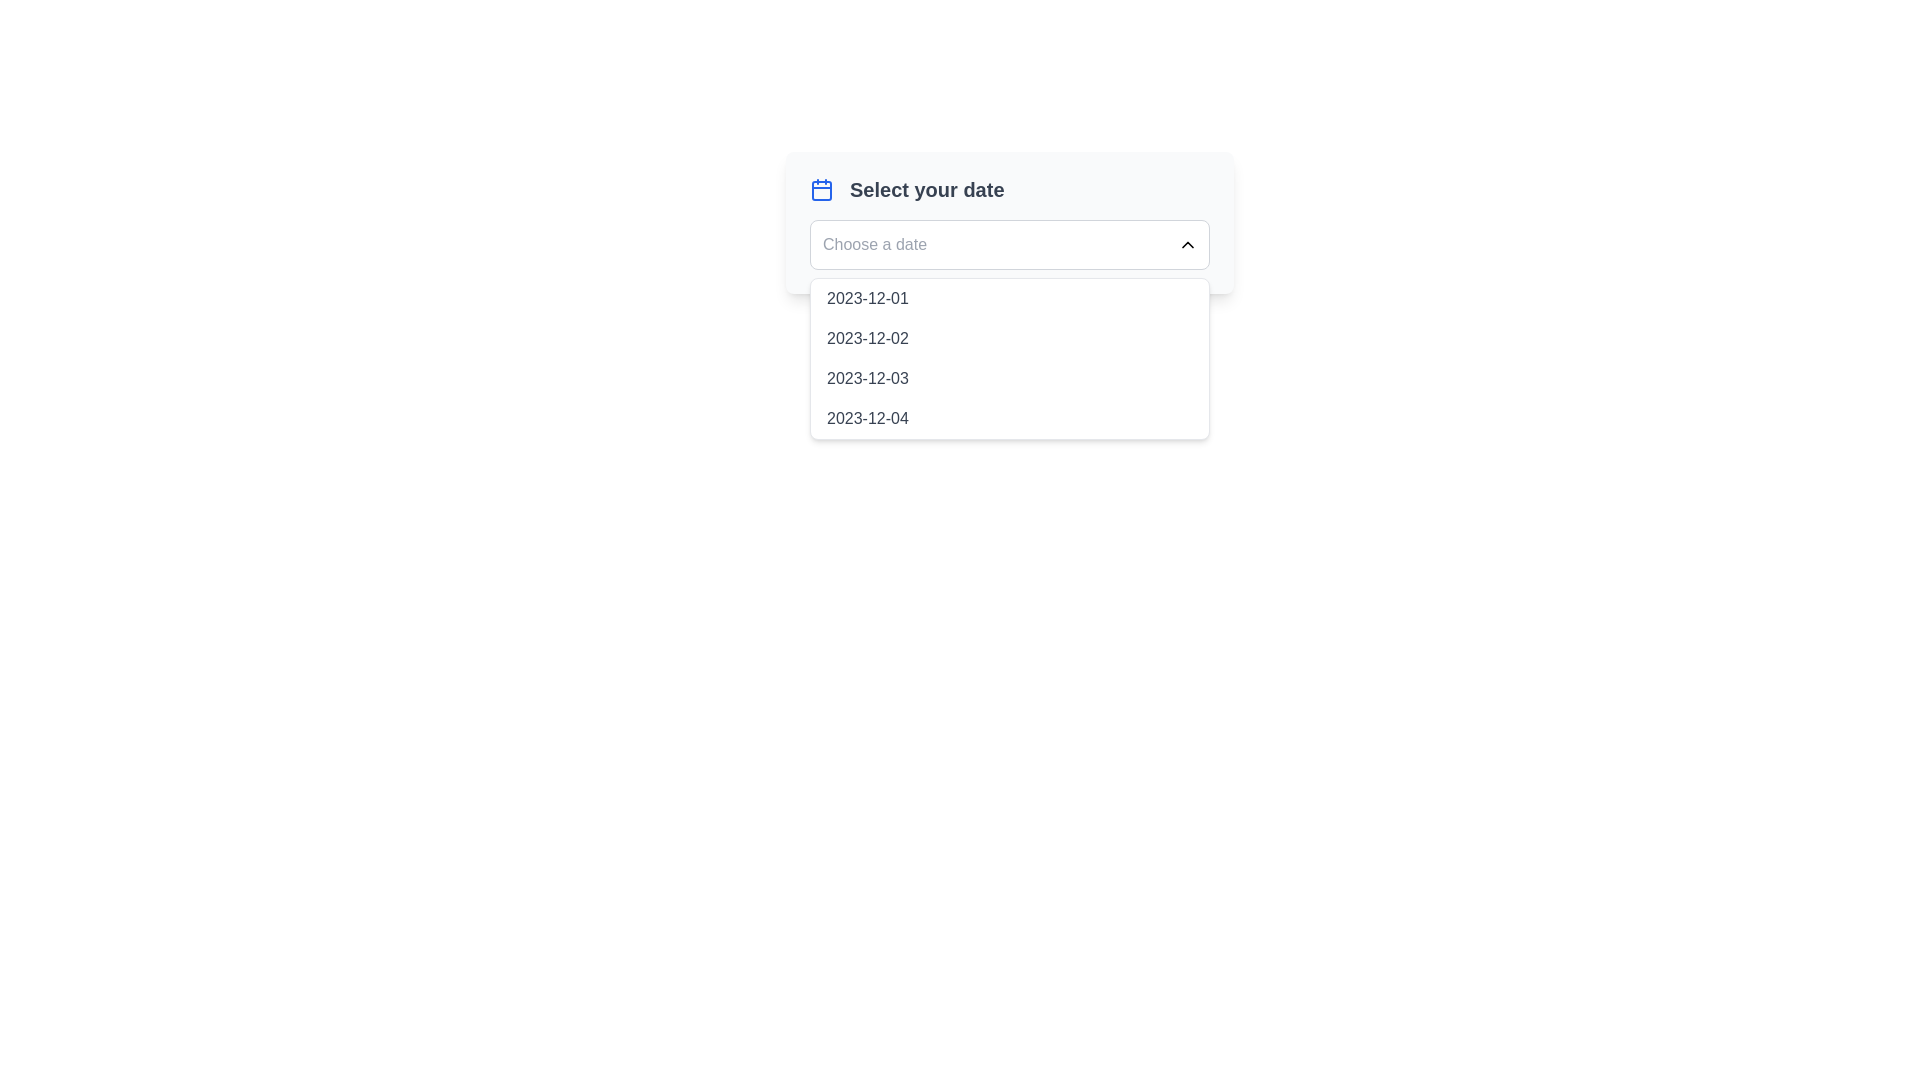 Image resolution: width=1920 pixels, height=1080 pixels. I want to click on the dropdown menu styled with a white background and grey border, which contains selectable date options, so click(1009, 357).